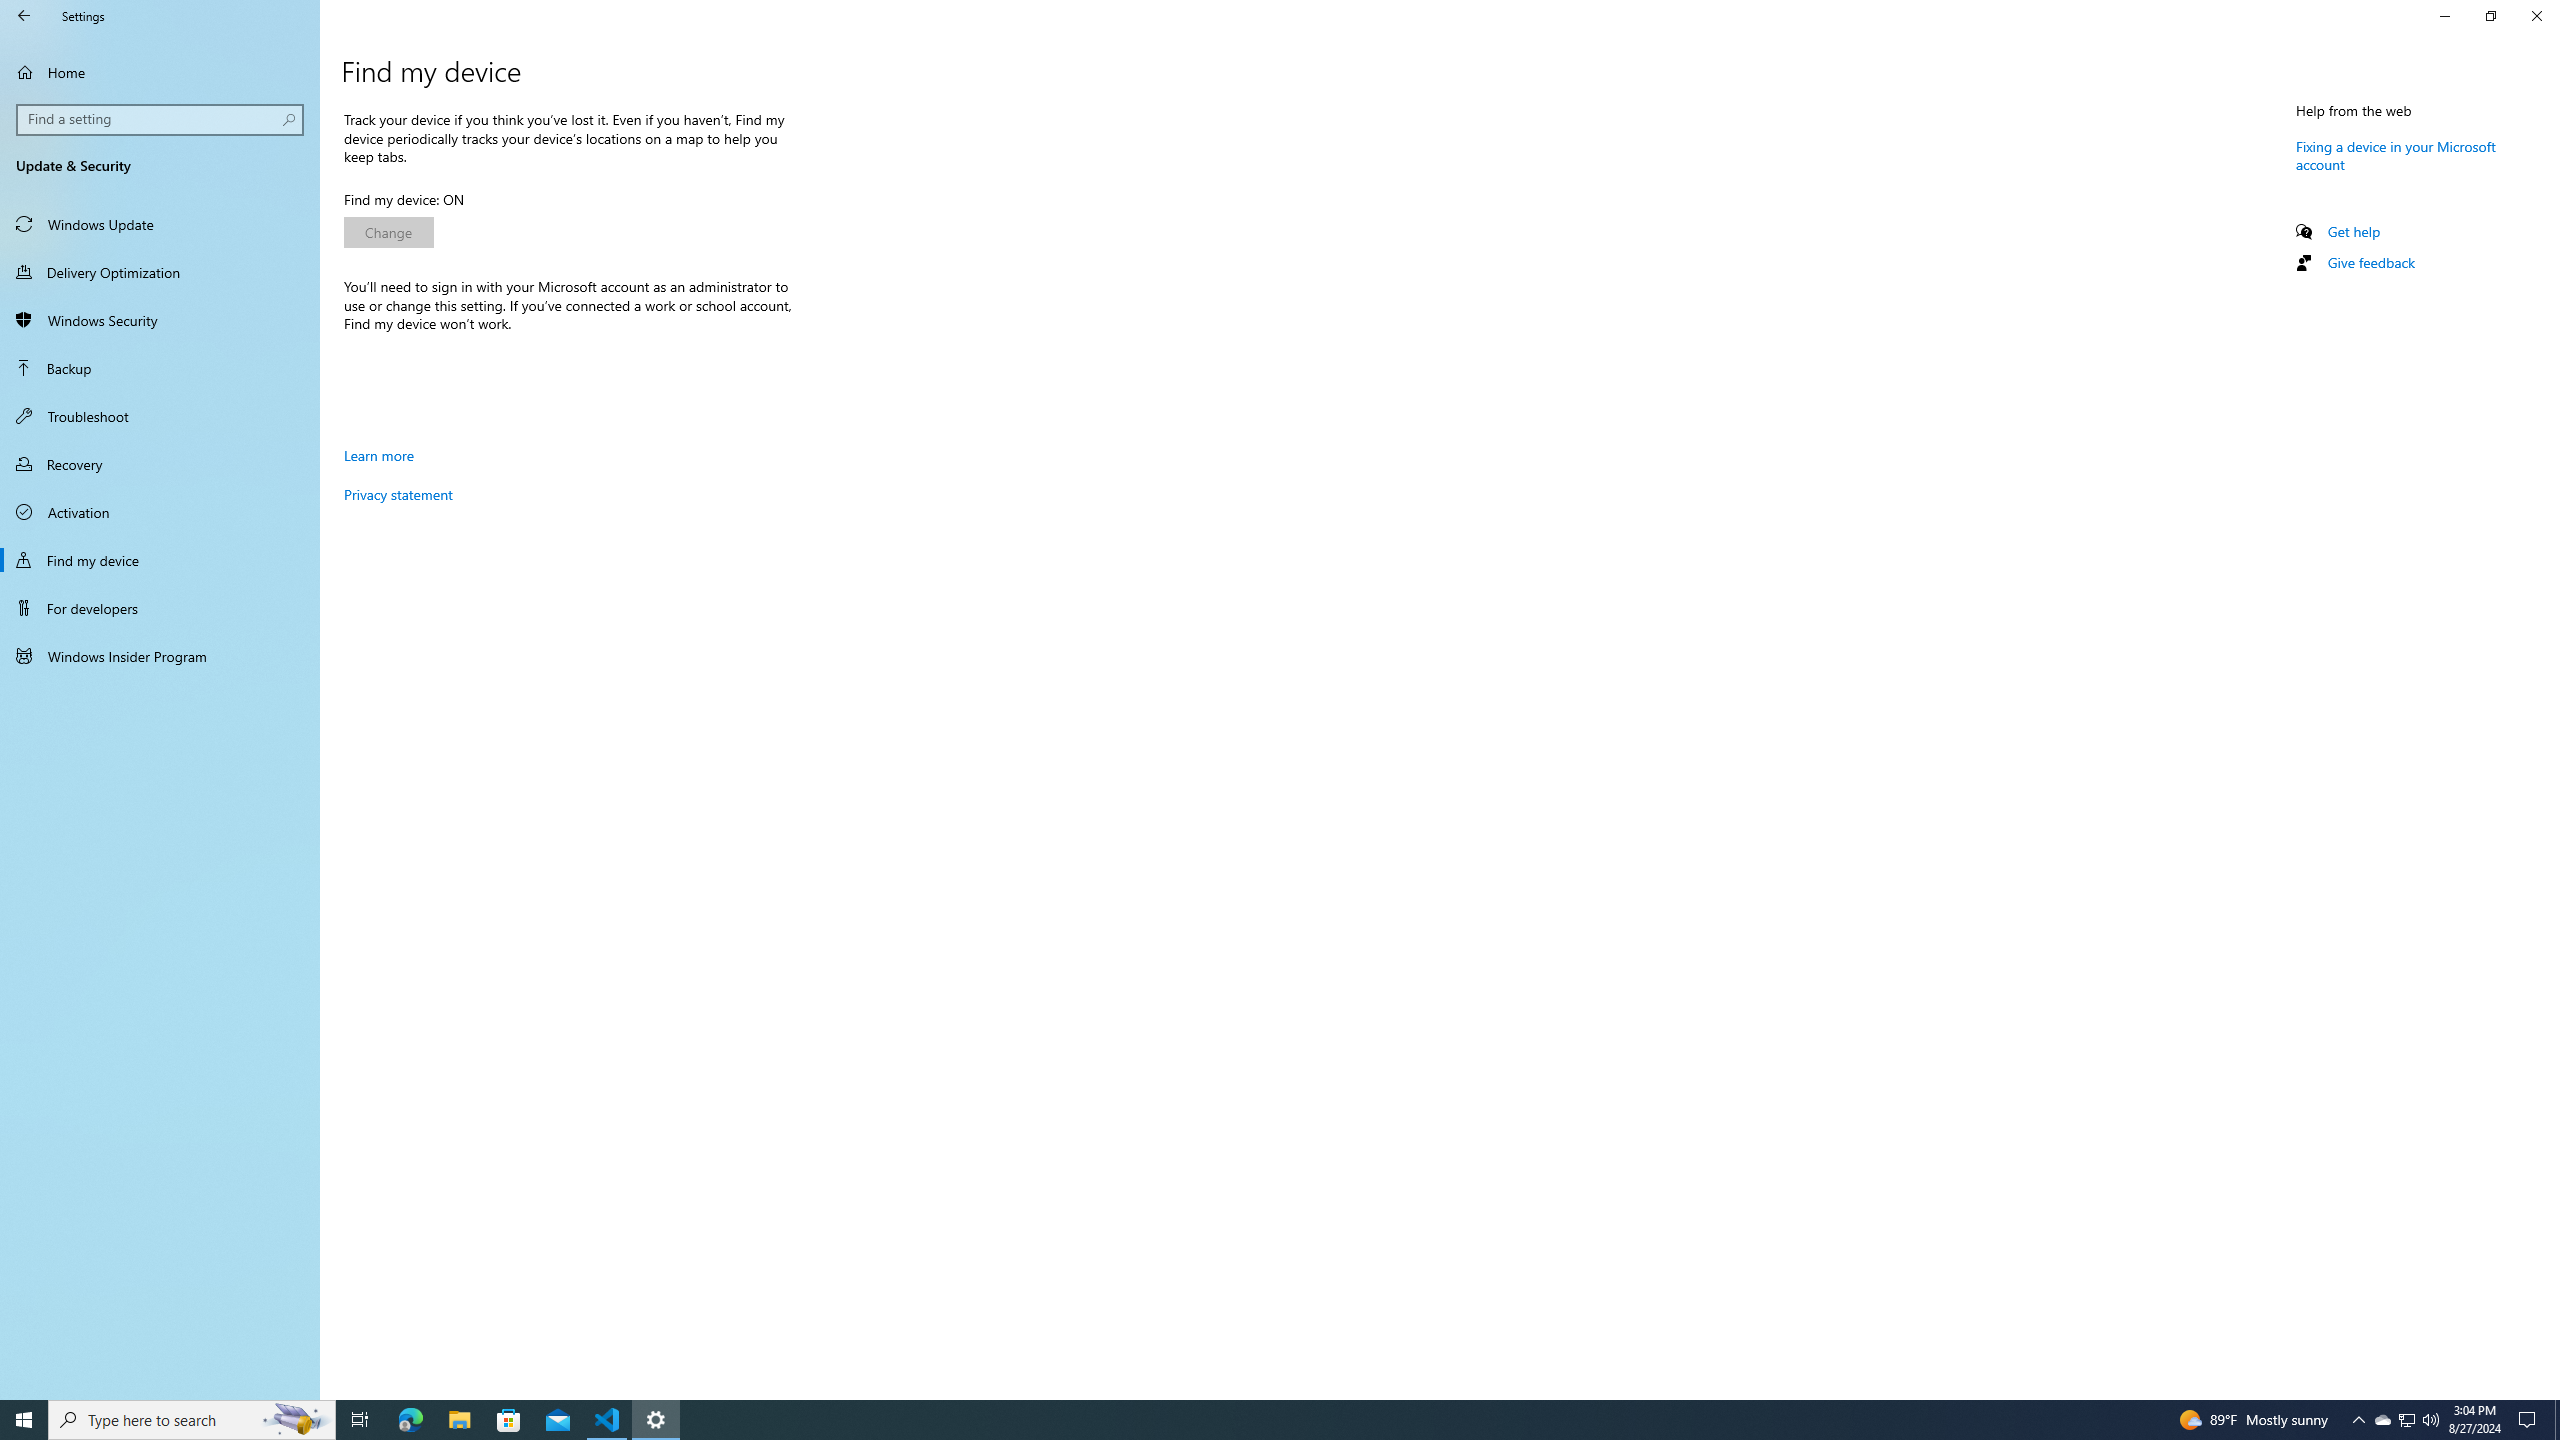 This screenshot has width=2560, height=1440. I want to click on 'Backup', so click(159, 367).